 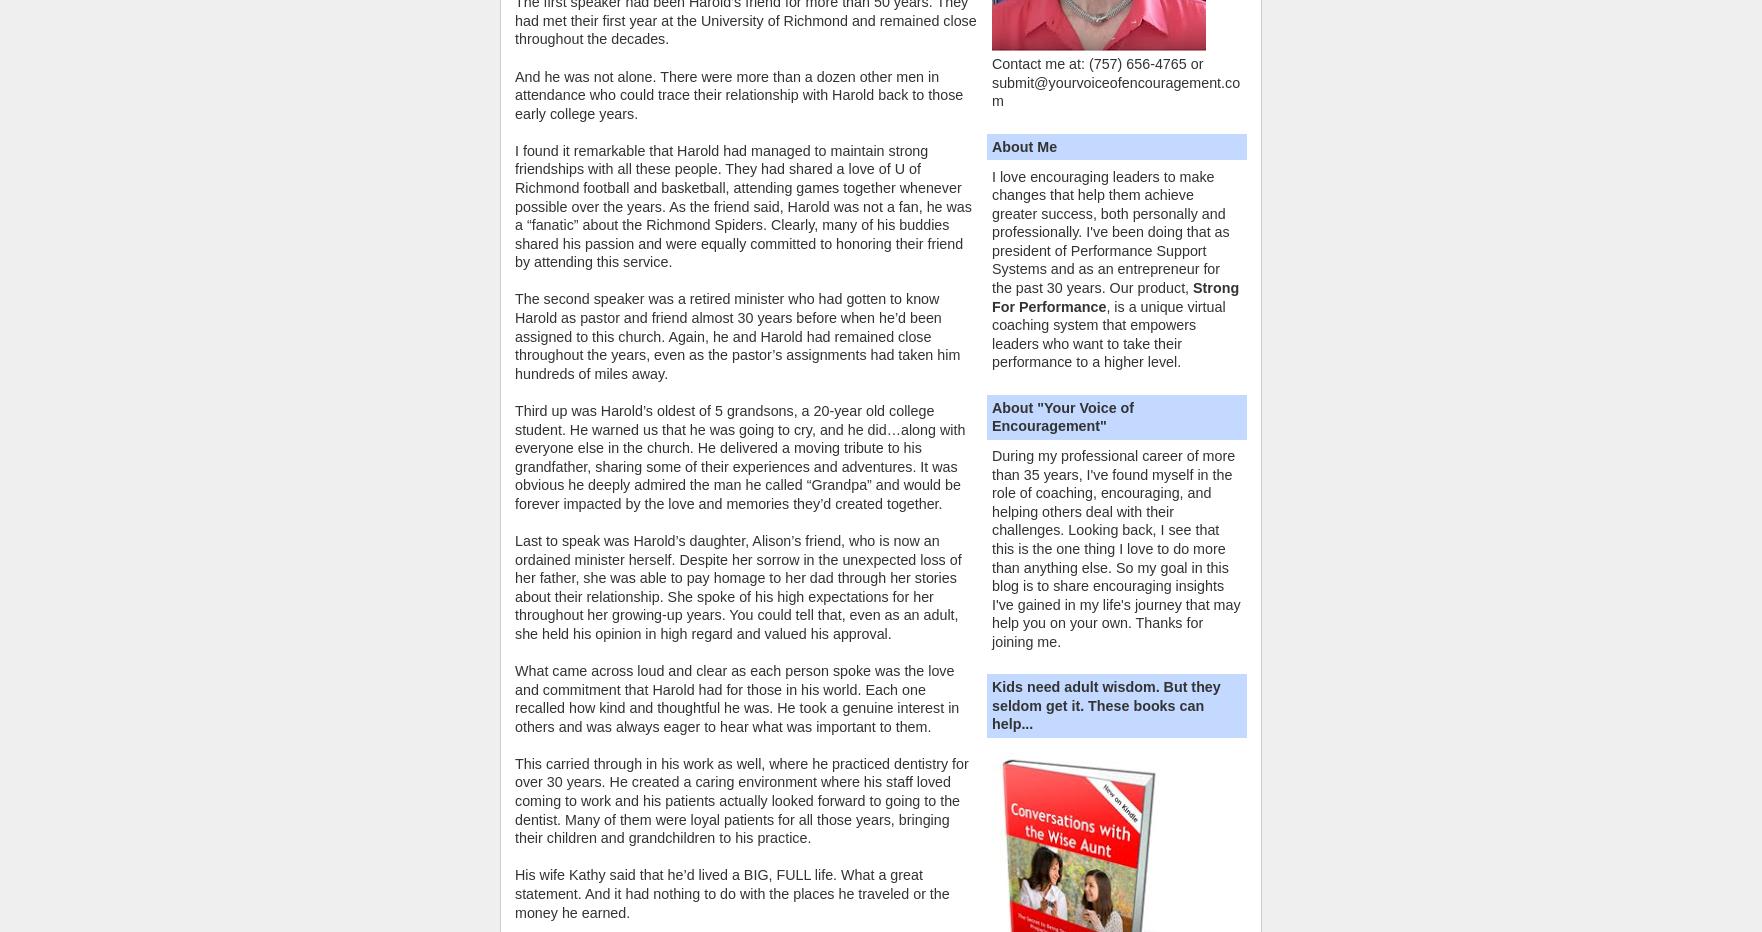 I want to click on 'Strong For Performance', so click(x=1115, y=297).